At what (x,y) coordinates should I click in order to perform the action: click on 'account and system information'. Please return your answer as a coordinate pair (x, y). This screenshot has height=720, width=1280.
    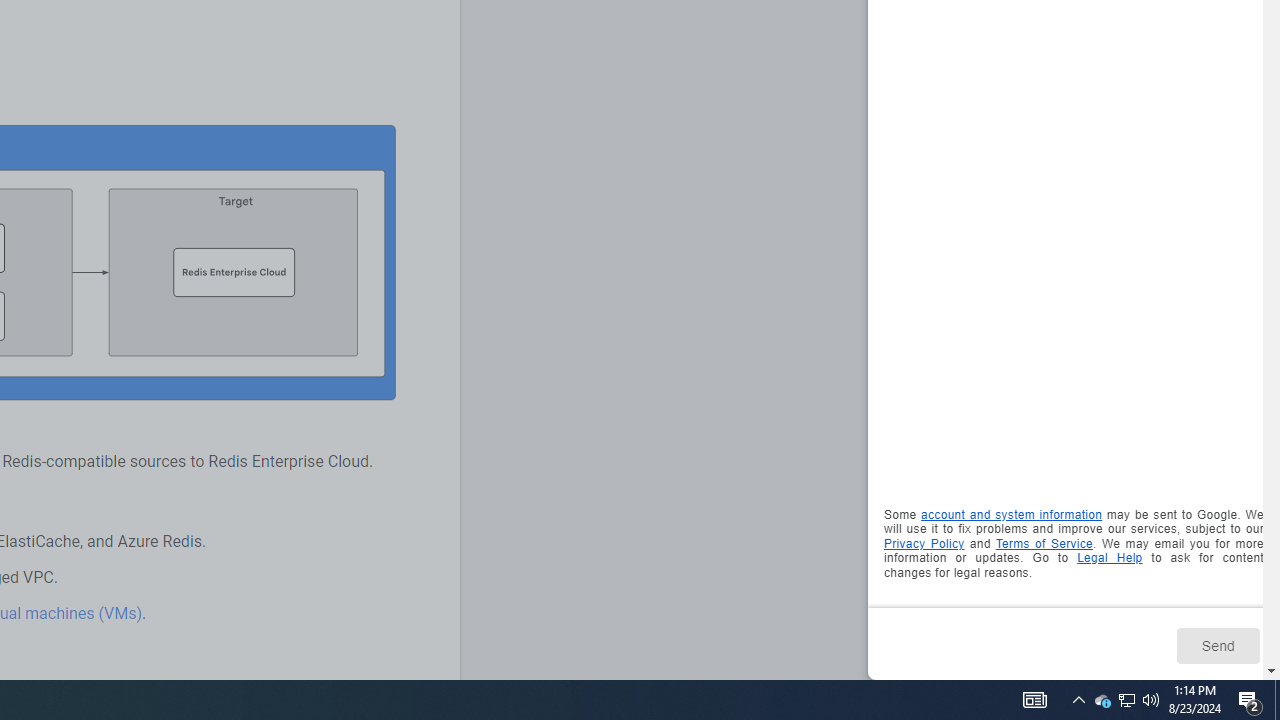
    Looking at the image, I should click on (1012, 514).